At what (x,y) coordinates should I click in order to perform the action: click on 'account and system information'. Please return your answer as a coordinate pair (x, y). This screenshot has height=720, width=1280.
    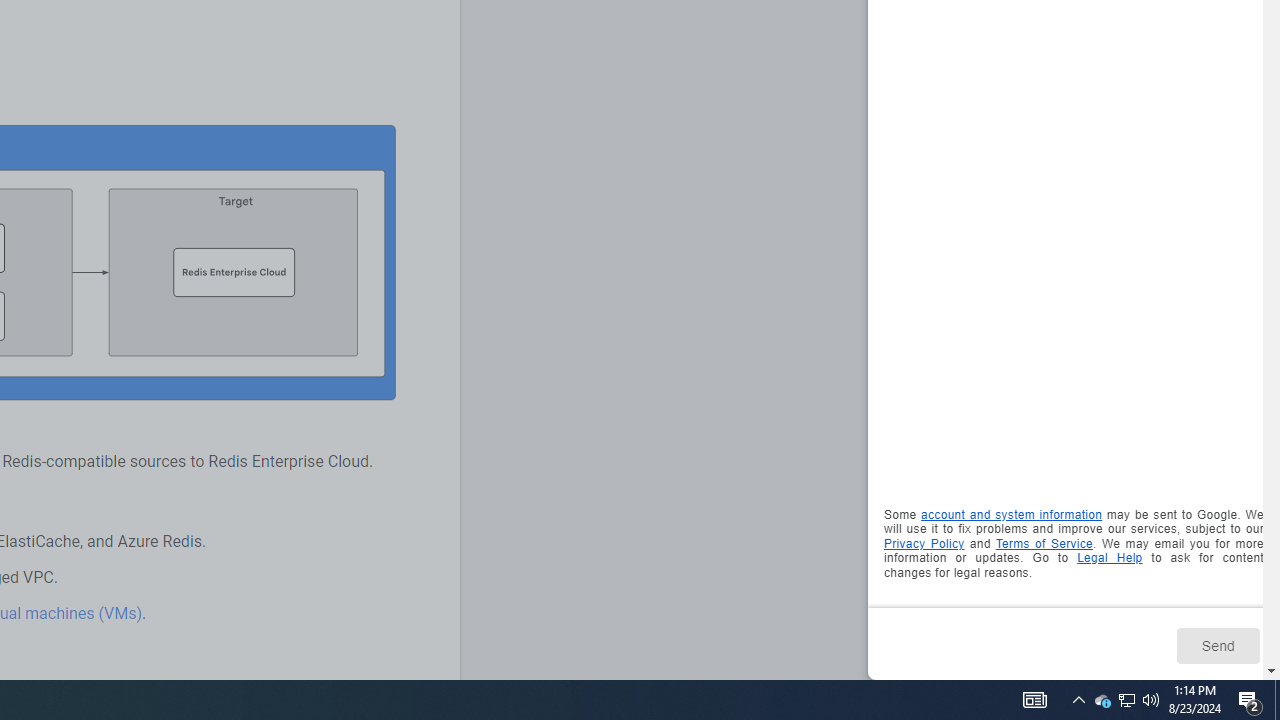
    Looking at the image, I should click on (1012, 514).